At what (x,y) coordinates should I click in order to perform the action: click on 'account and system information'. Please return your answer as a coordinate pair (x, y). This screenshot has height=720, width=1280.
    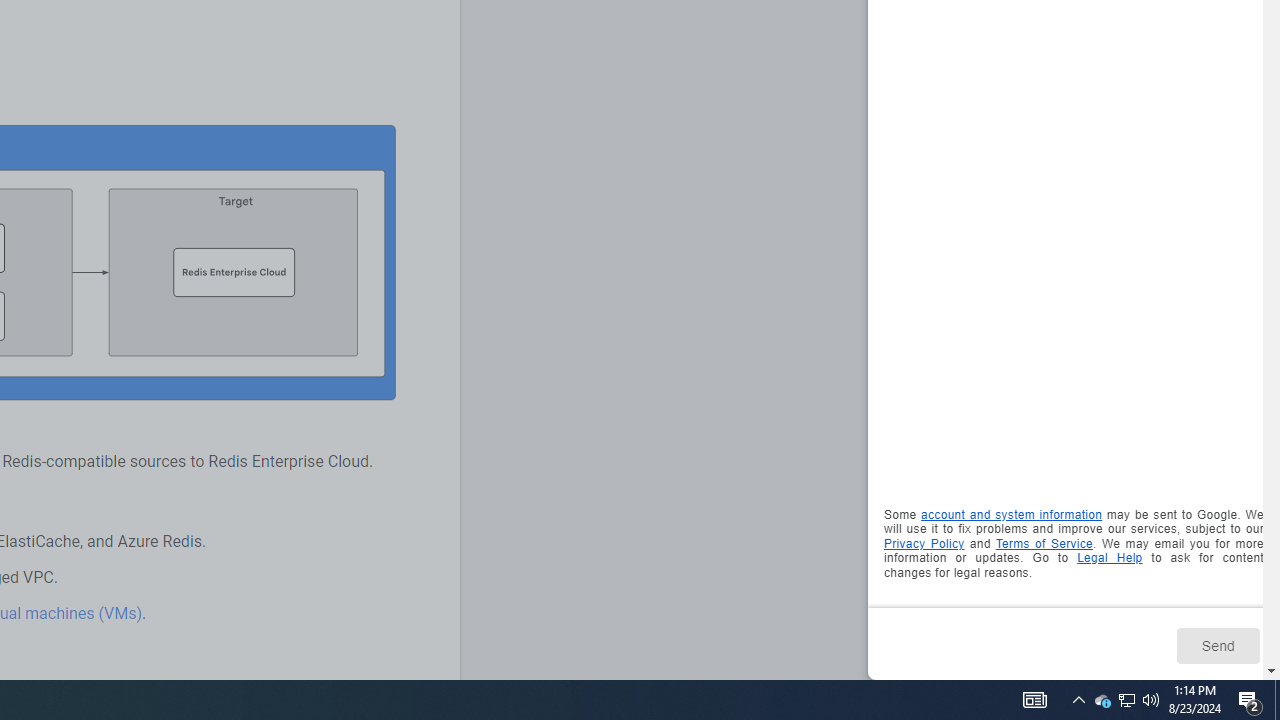
    Looking at the image, I should click on (1012, 514).